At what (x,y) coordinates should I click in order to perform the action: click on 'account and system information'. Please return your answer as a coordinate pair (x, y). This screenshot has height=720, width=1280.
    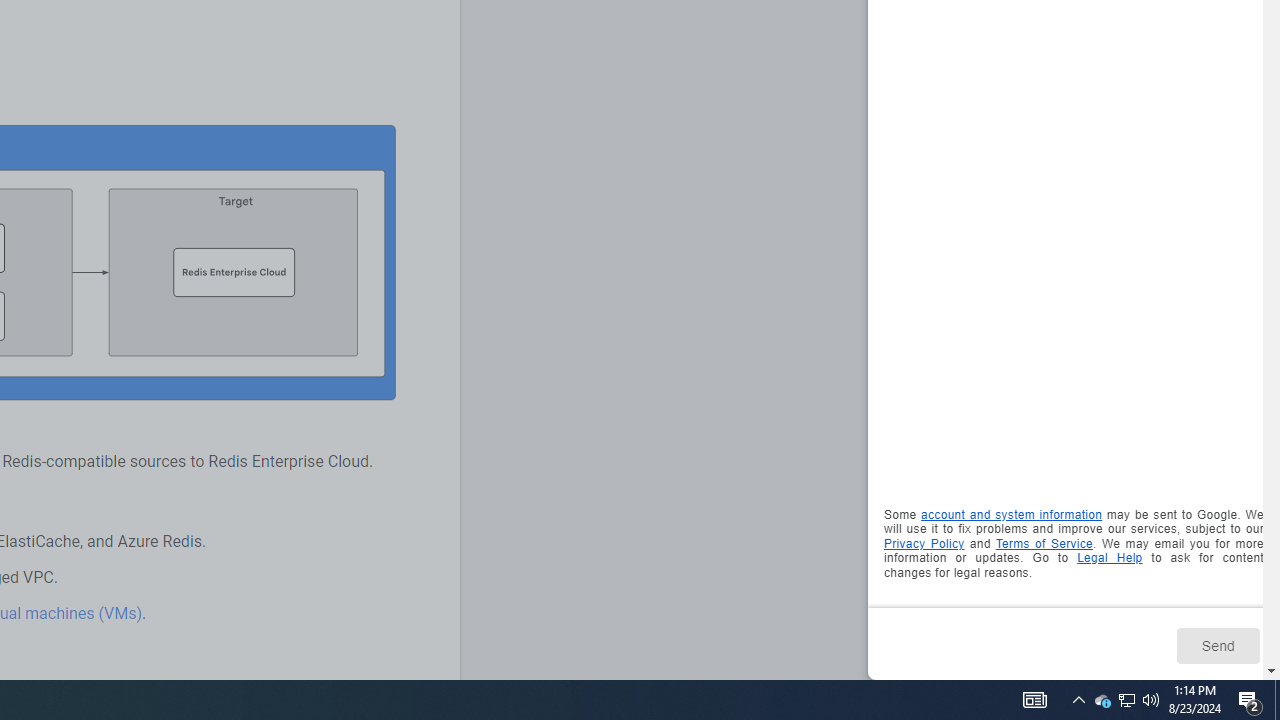
    Looking at the image, I should click on (1012, 514).